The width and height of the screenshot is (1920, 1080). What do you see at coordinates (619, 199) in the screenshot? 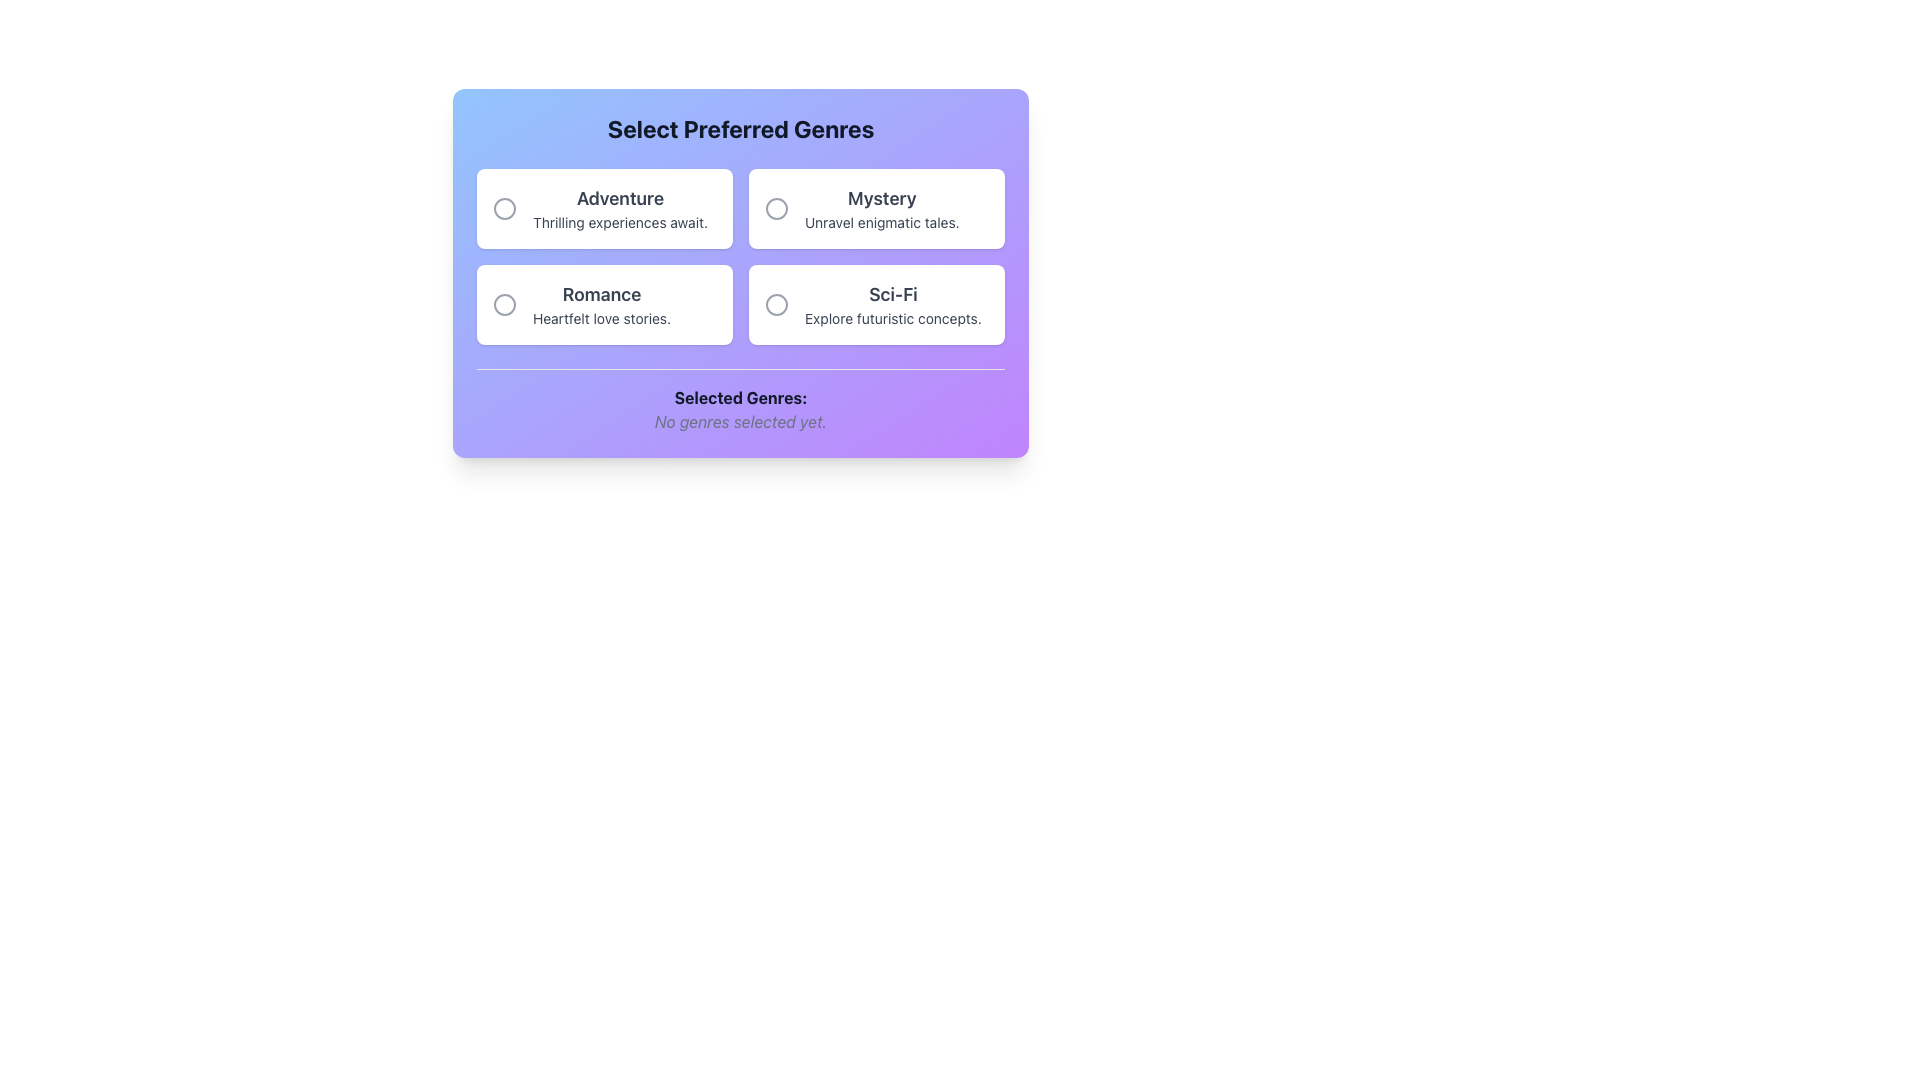
I see `text of the header label for the 'Adventure' genre option, which is positioned above the subtitle 'Thrilling experiences await.'` at bounding box center [619, 199].